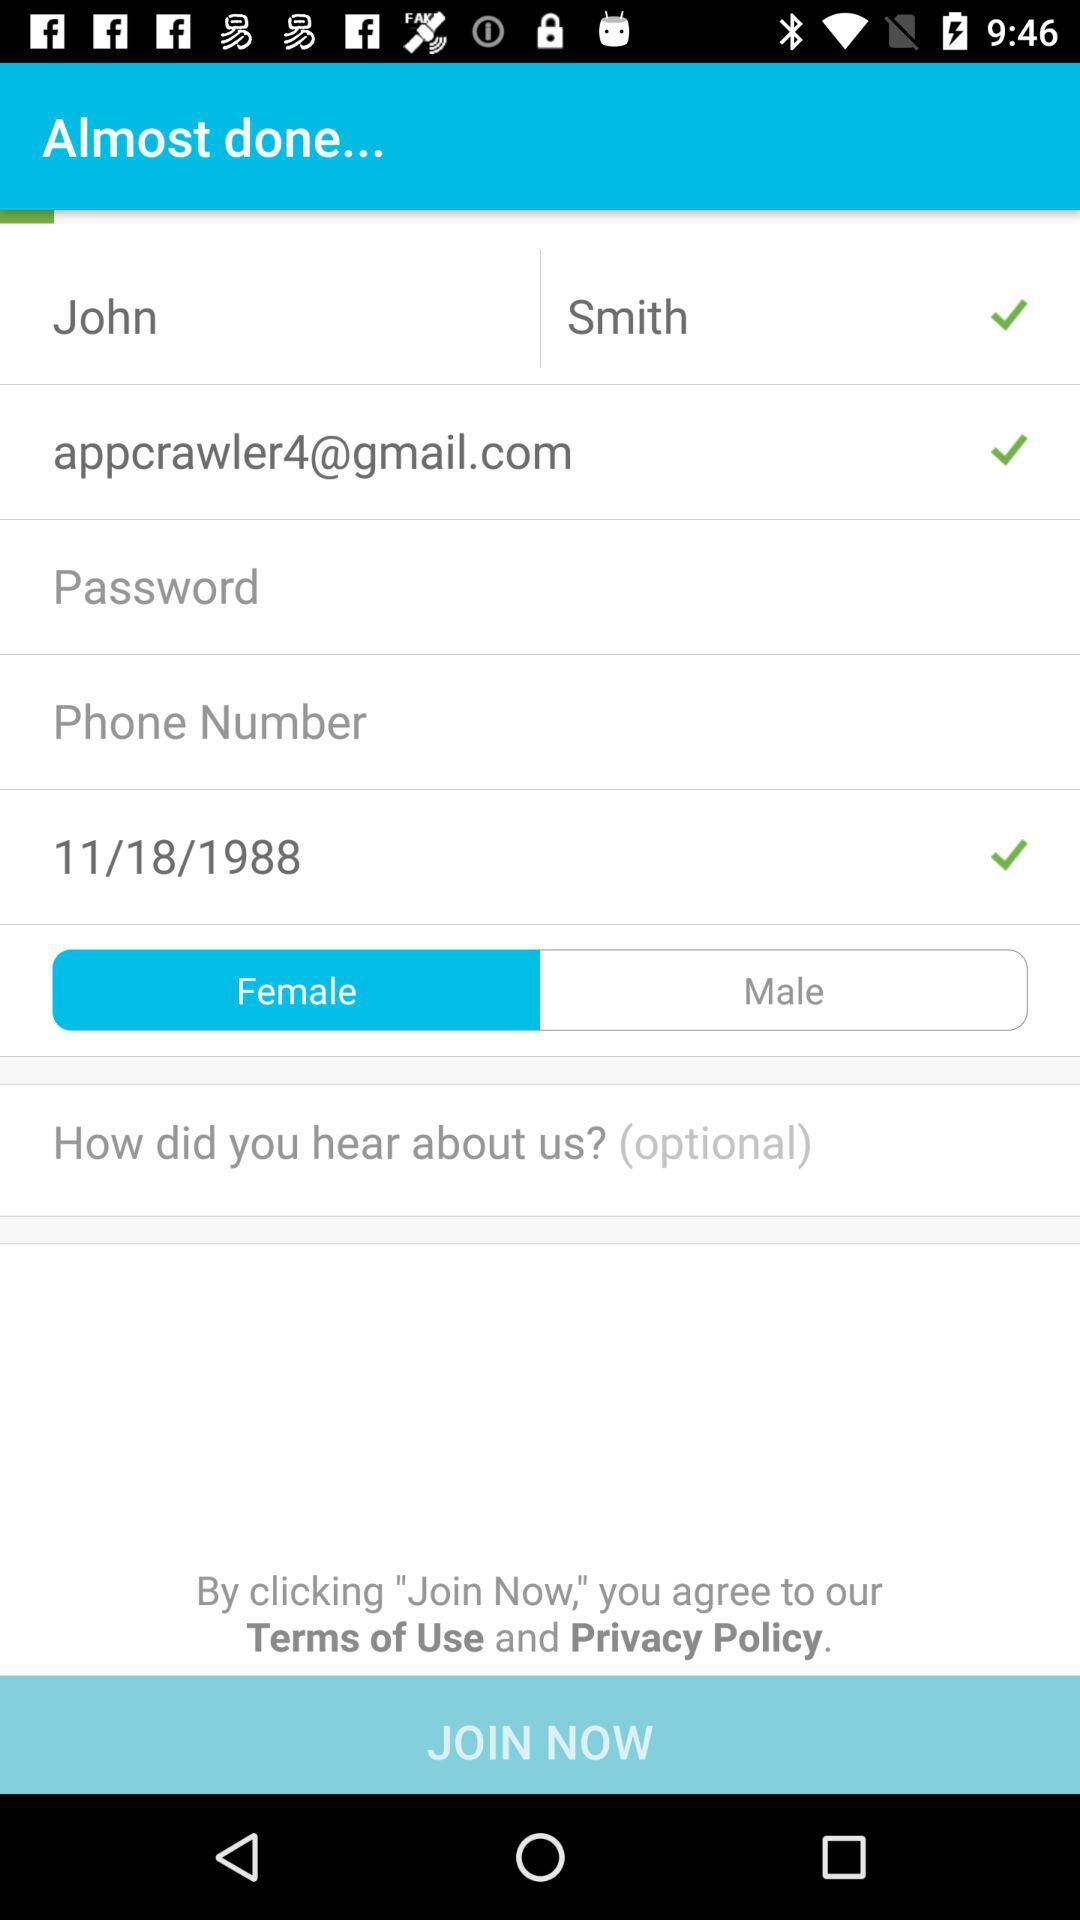  What do you see at coordinates (296, 989) in the screenshot?
I see `the female on the left` at bounding box center [296, 989].